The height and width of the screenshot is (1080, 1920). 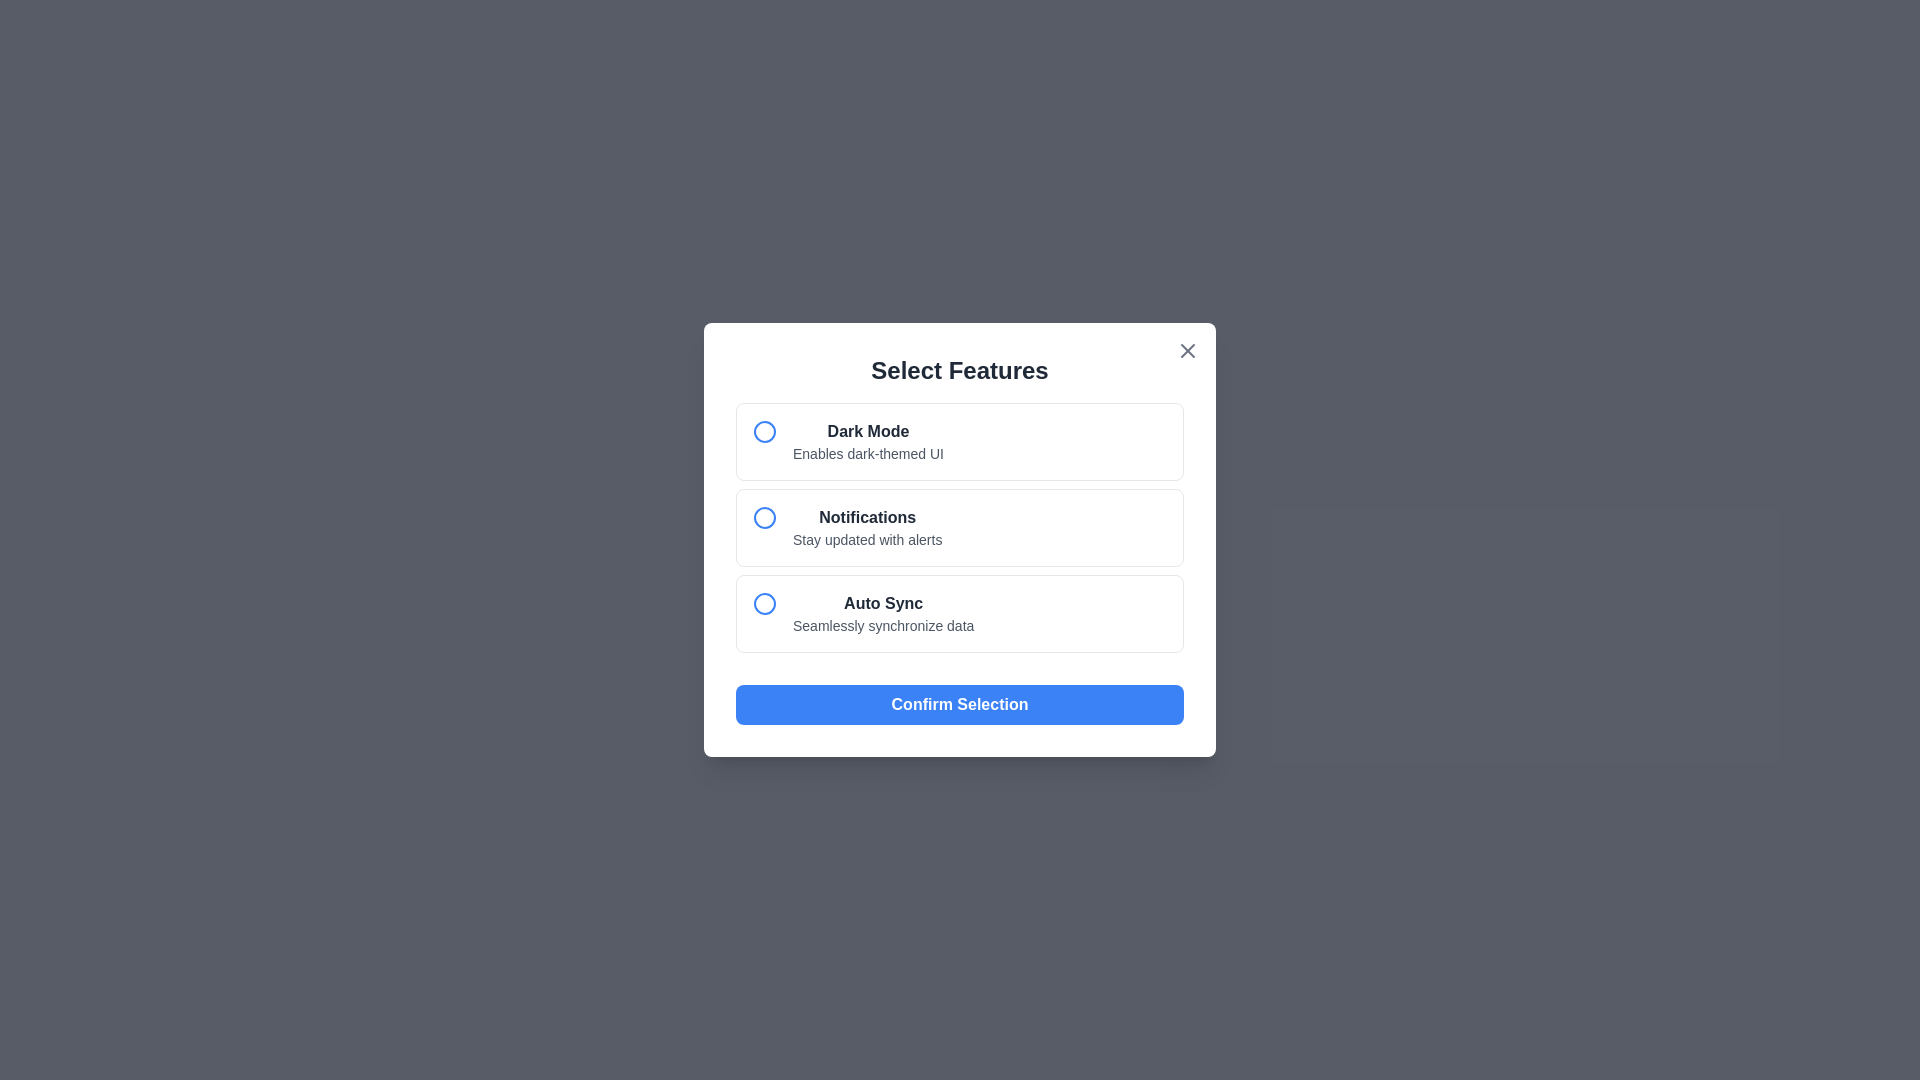 What do you see at coordinates (960, 612) in the screenshot?
I see `the feature option Auto Sync to highlight it` at bounding box center [960, 612].